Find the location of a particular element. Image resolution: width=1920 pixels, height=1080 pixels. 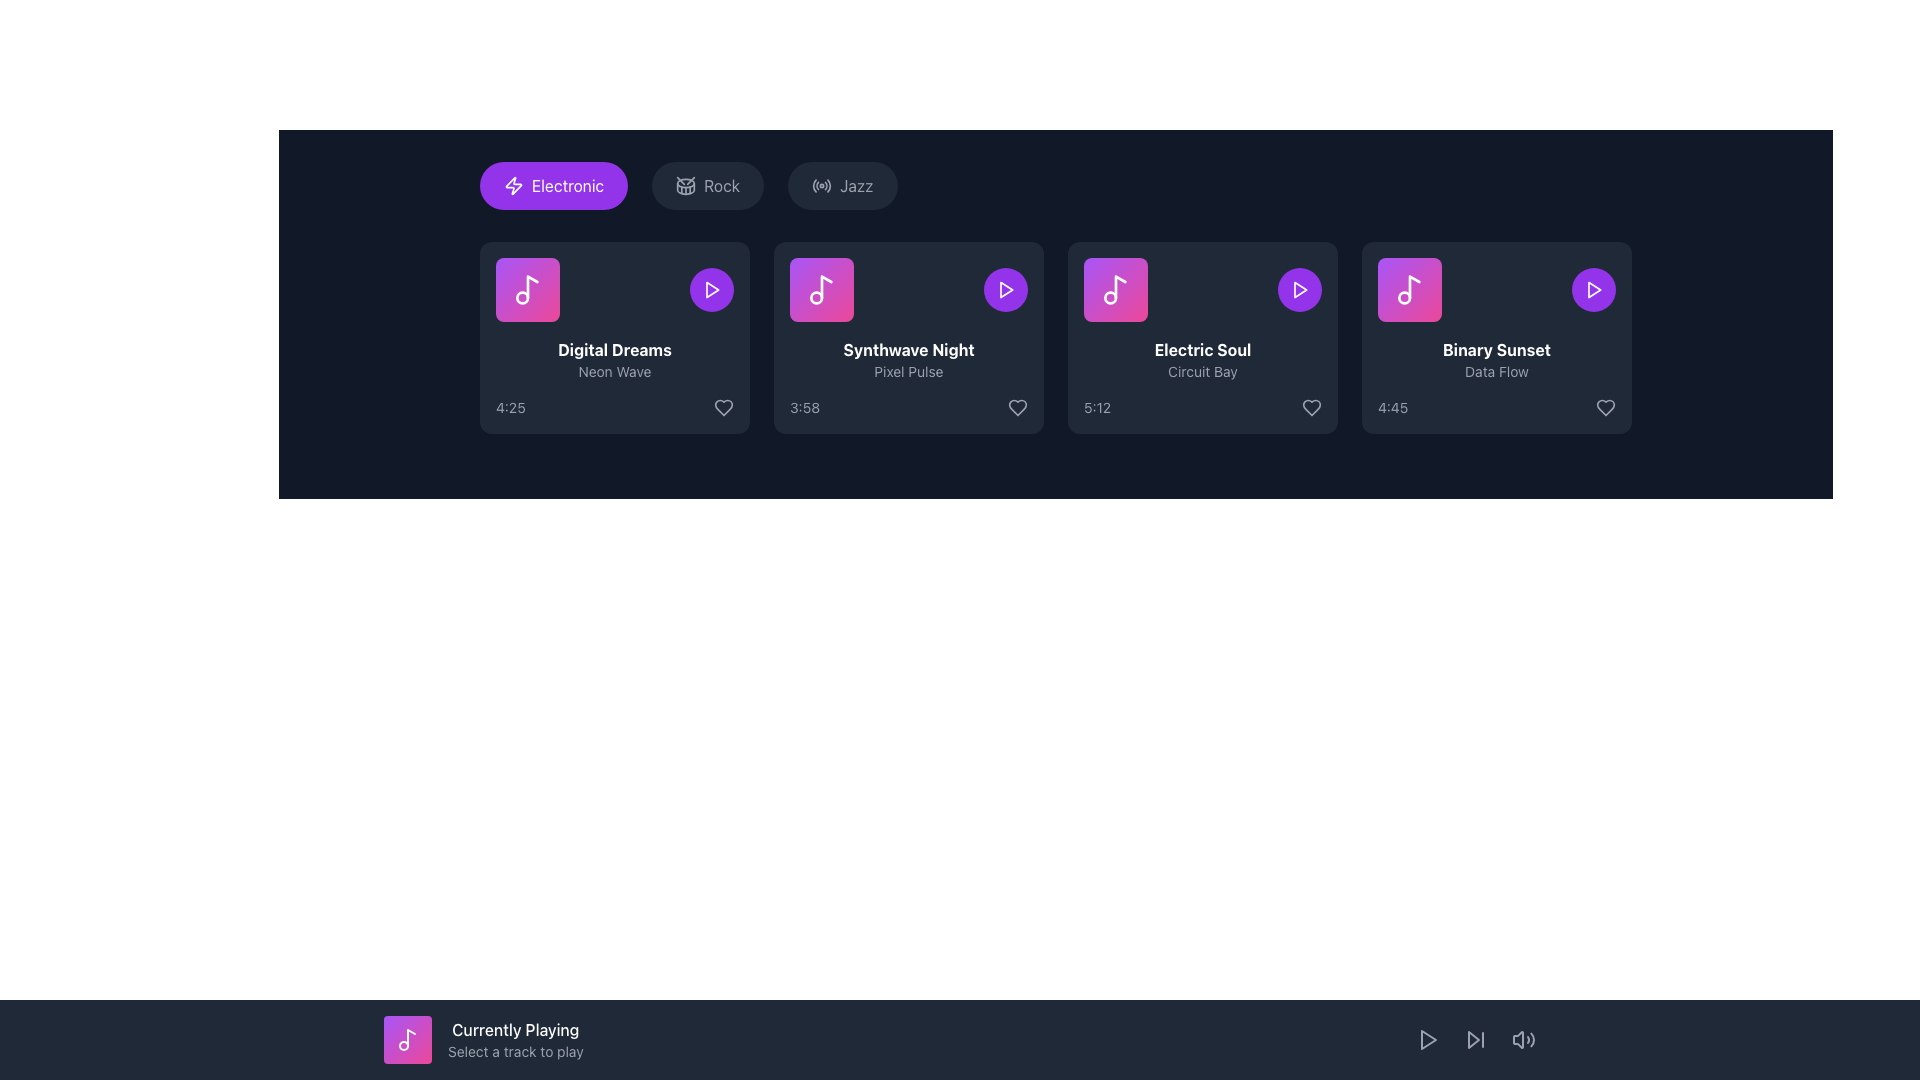

the play button located in the top right section of the first music card, associated with the 'Digital Dreams' song title, to select the item is located at coordinates (712, 289).